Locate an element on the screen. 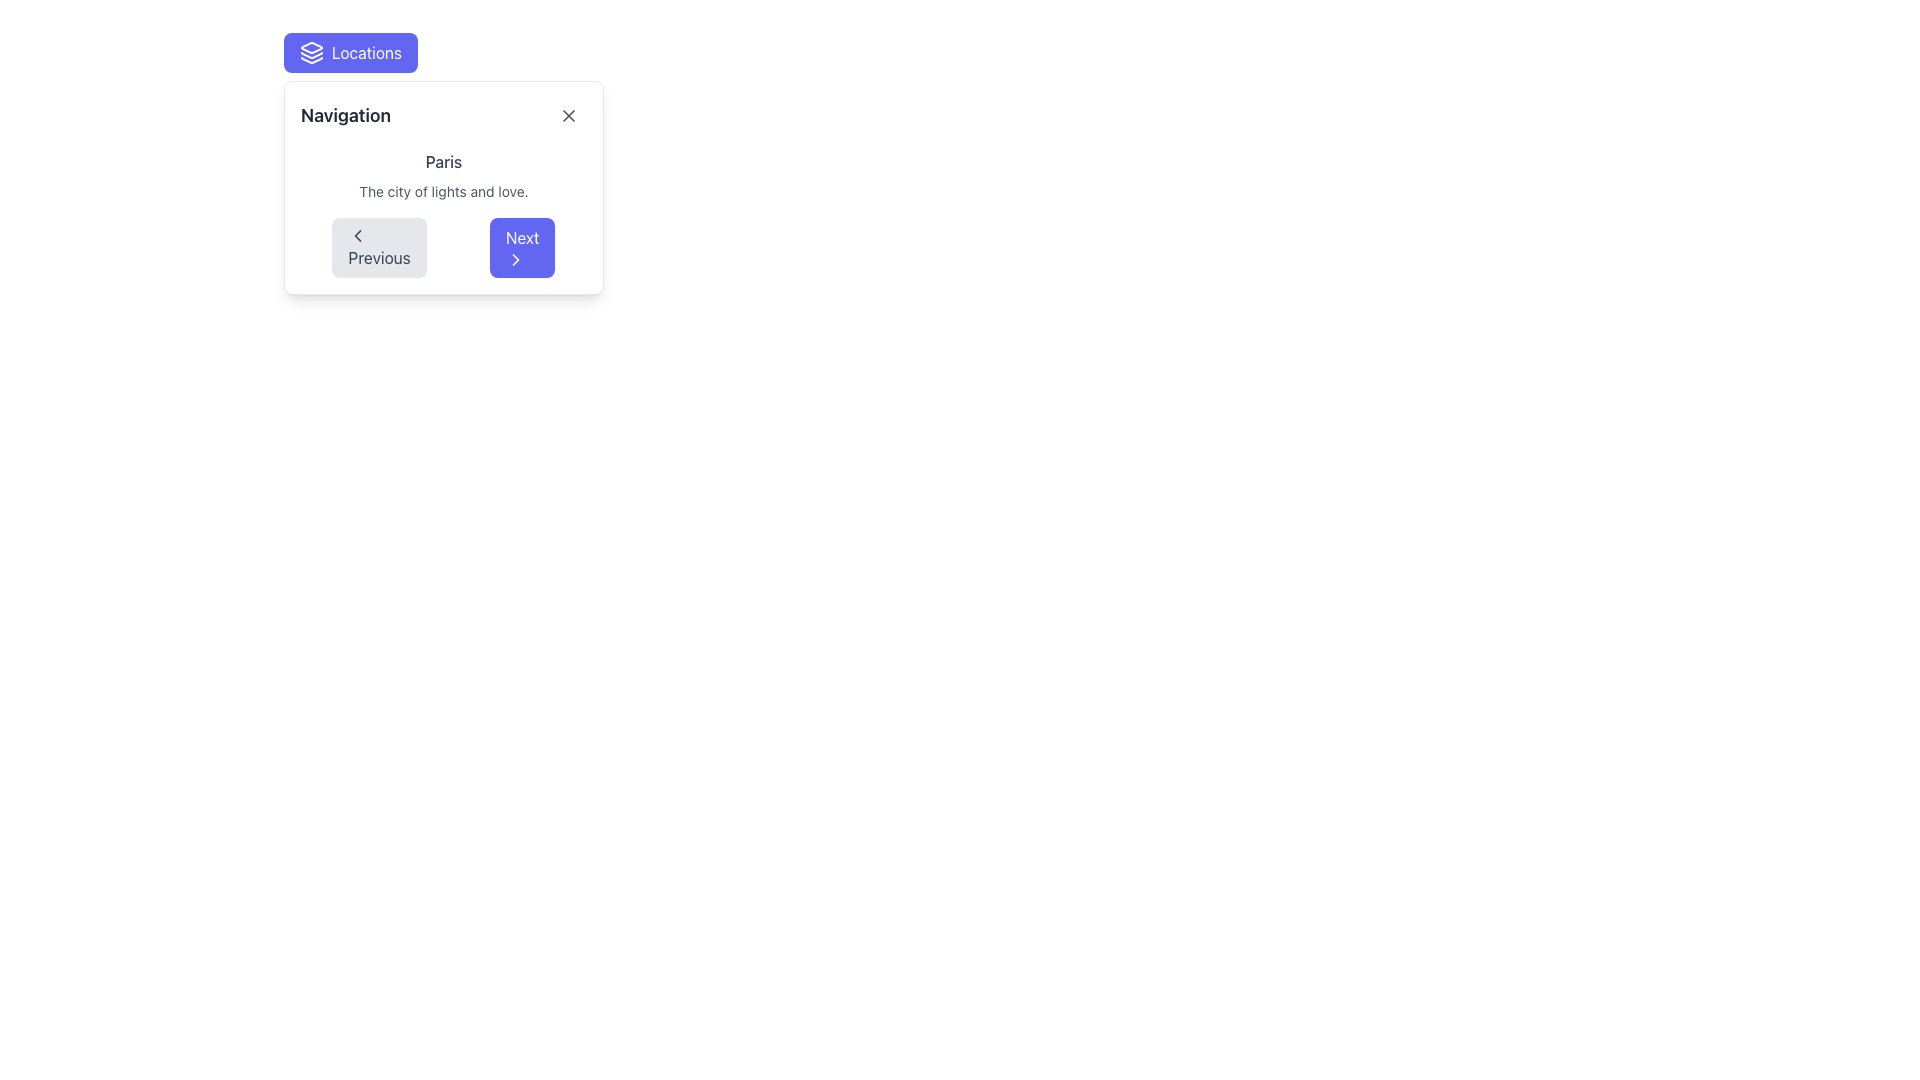 This screenshot has height=1080, width=1920. the rightward-pointing chevron arrow icon within the 'Next' button, which is aligned to the right of the button's text label is located at coordinates (515, 258).